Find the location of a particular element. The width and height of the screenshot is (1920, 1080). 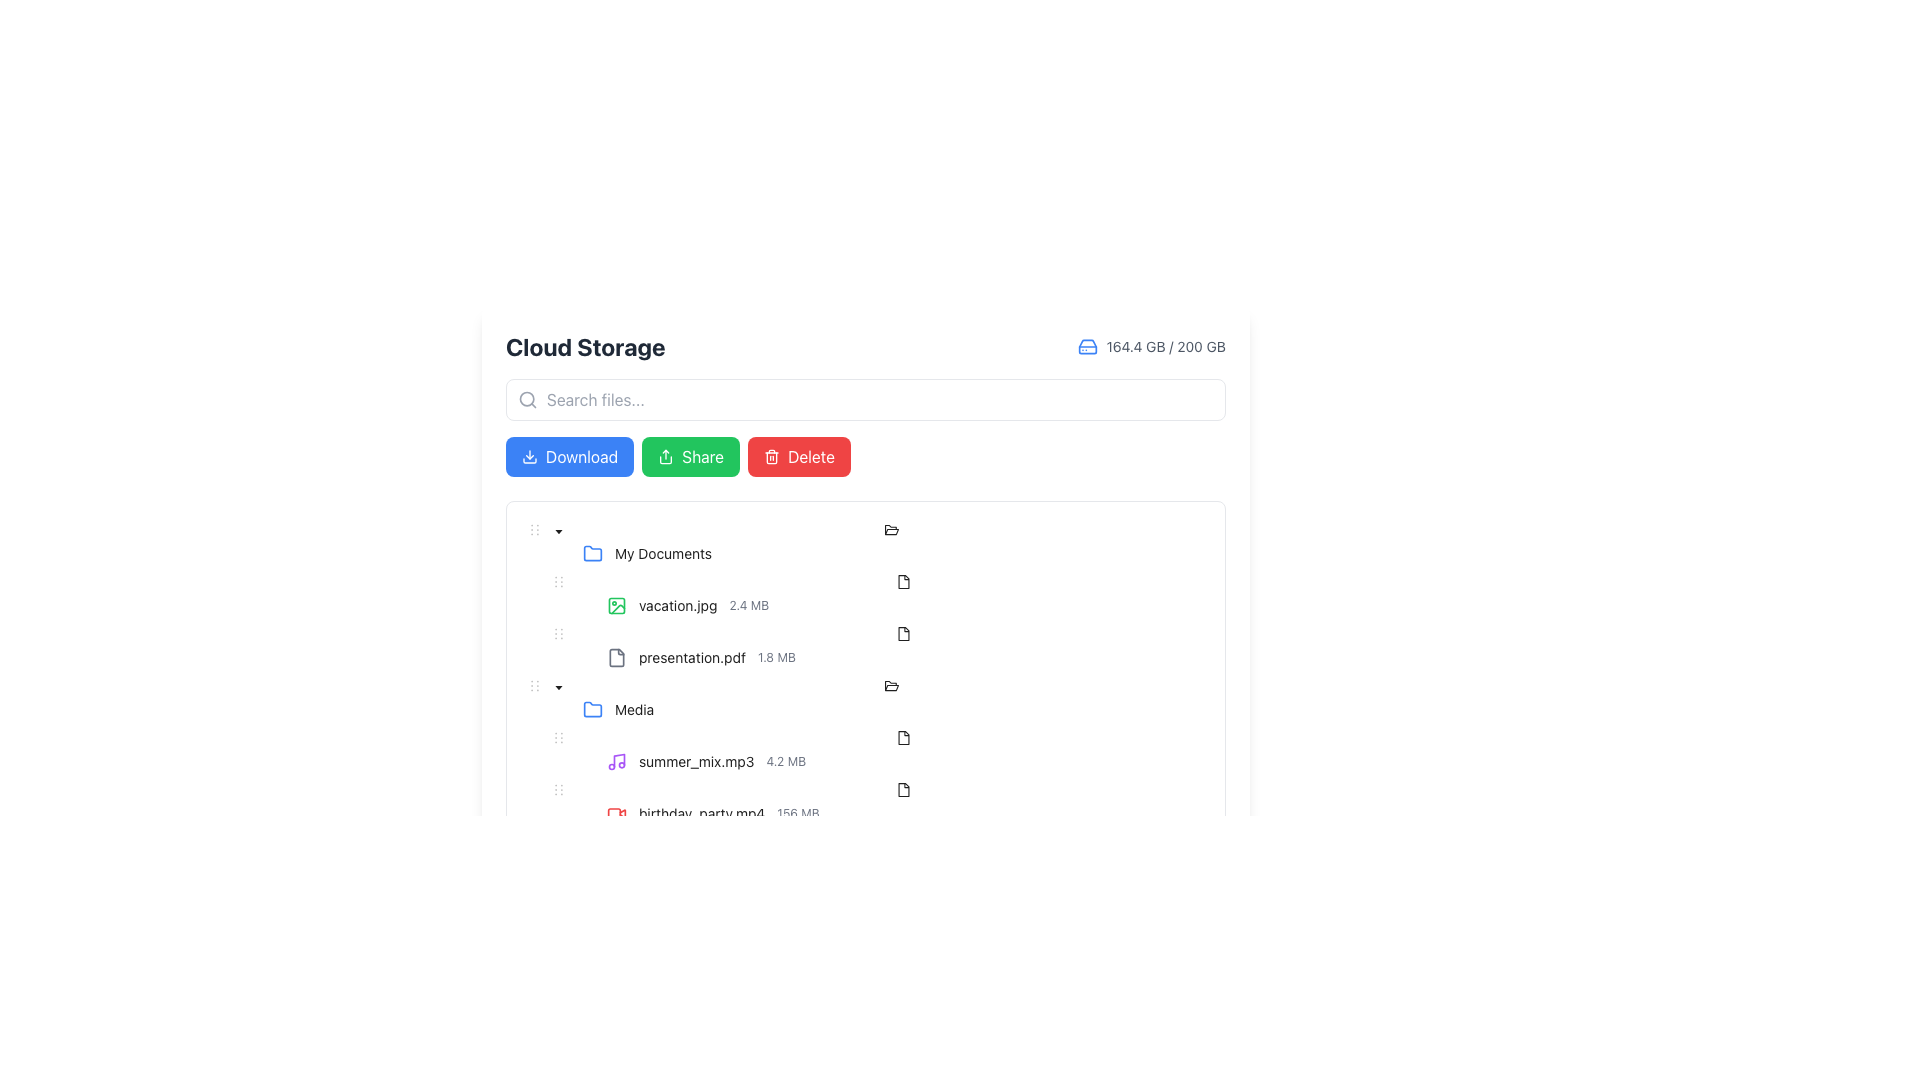

the folder icon representing 'Media' is located at coordinates (592, 708).